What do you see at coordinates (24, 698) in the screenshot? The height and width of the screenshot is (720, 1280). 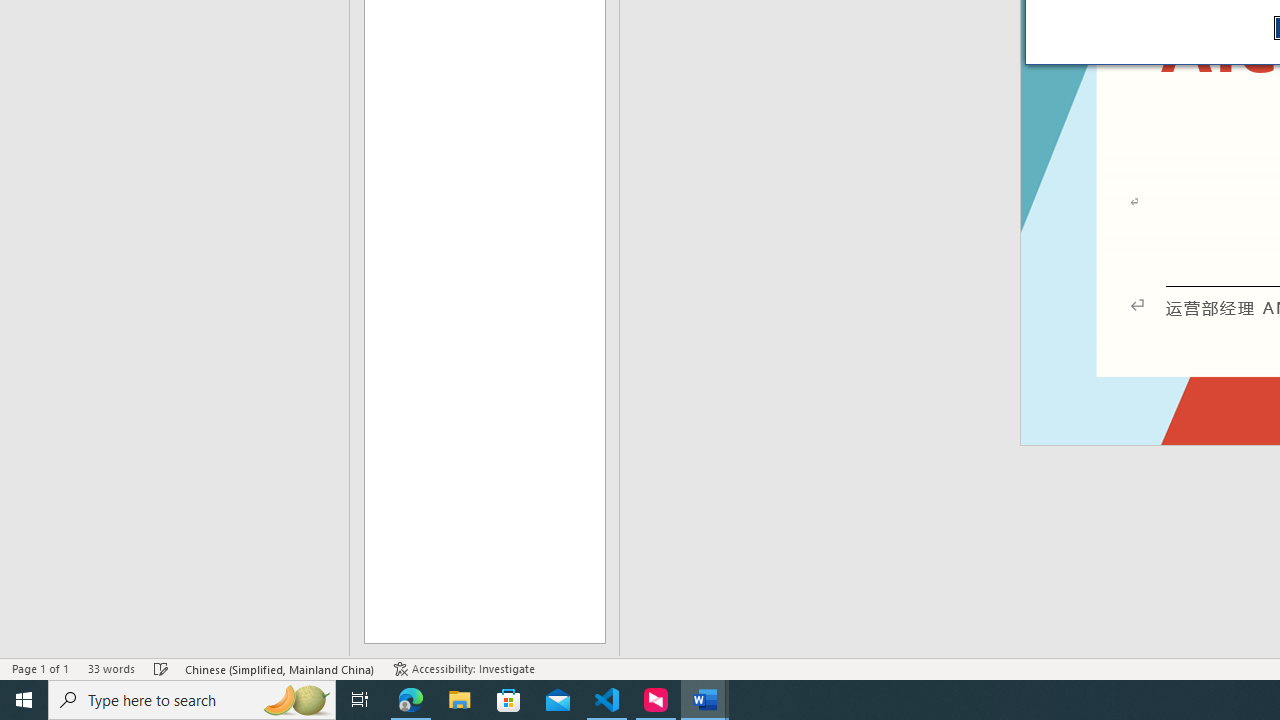 I see `'Start'` at bounding box center [24, 698].